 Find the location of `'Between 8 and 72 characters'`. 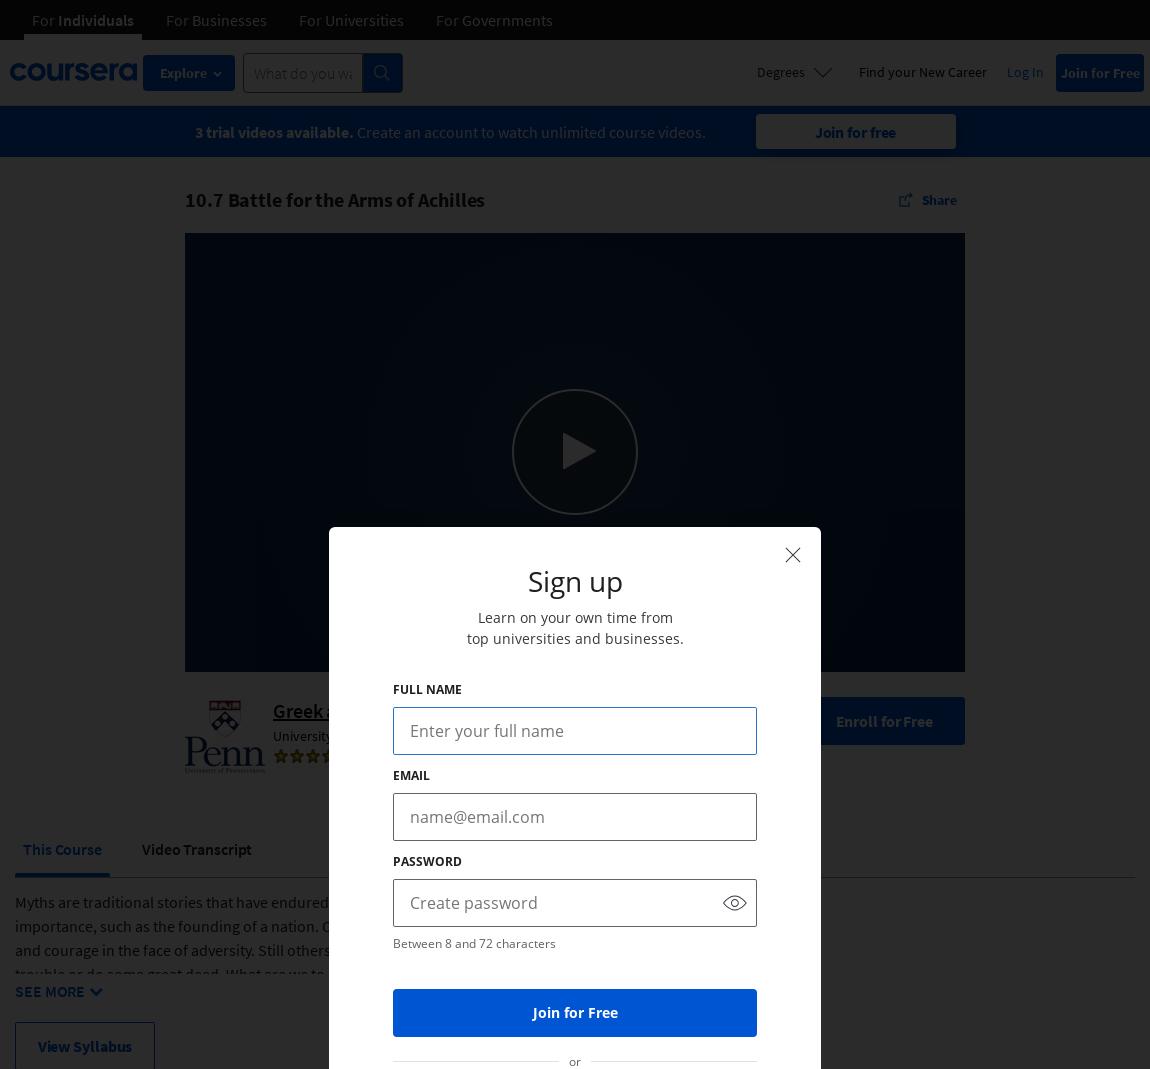

'Between 8 and 72 characters' is located at coordinates (474, 942).